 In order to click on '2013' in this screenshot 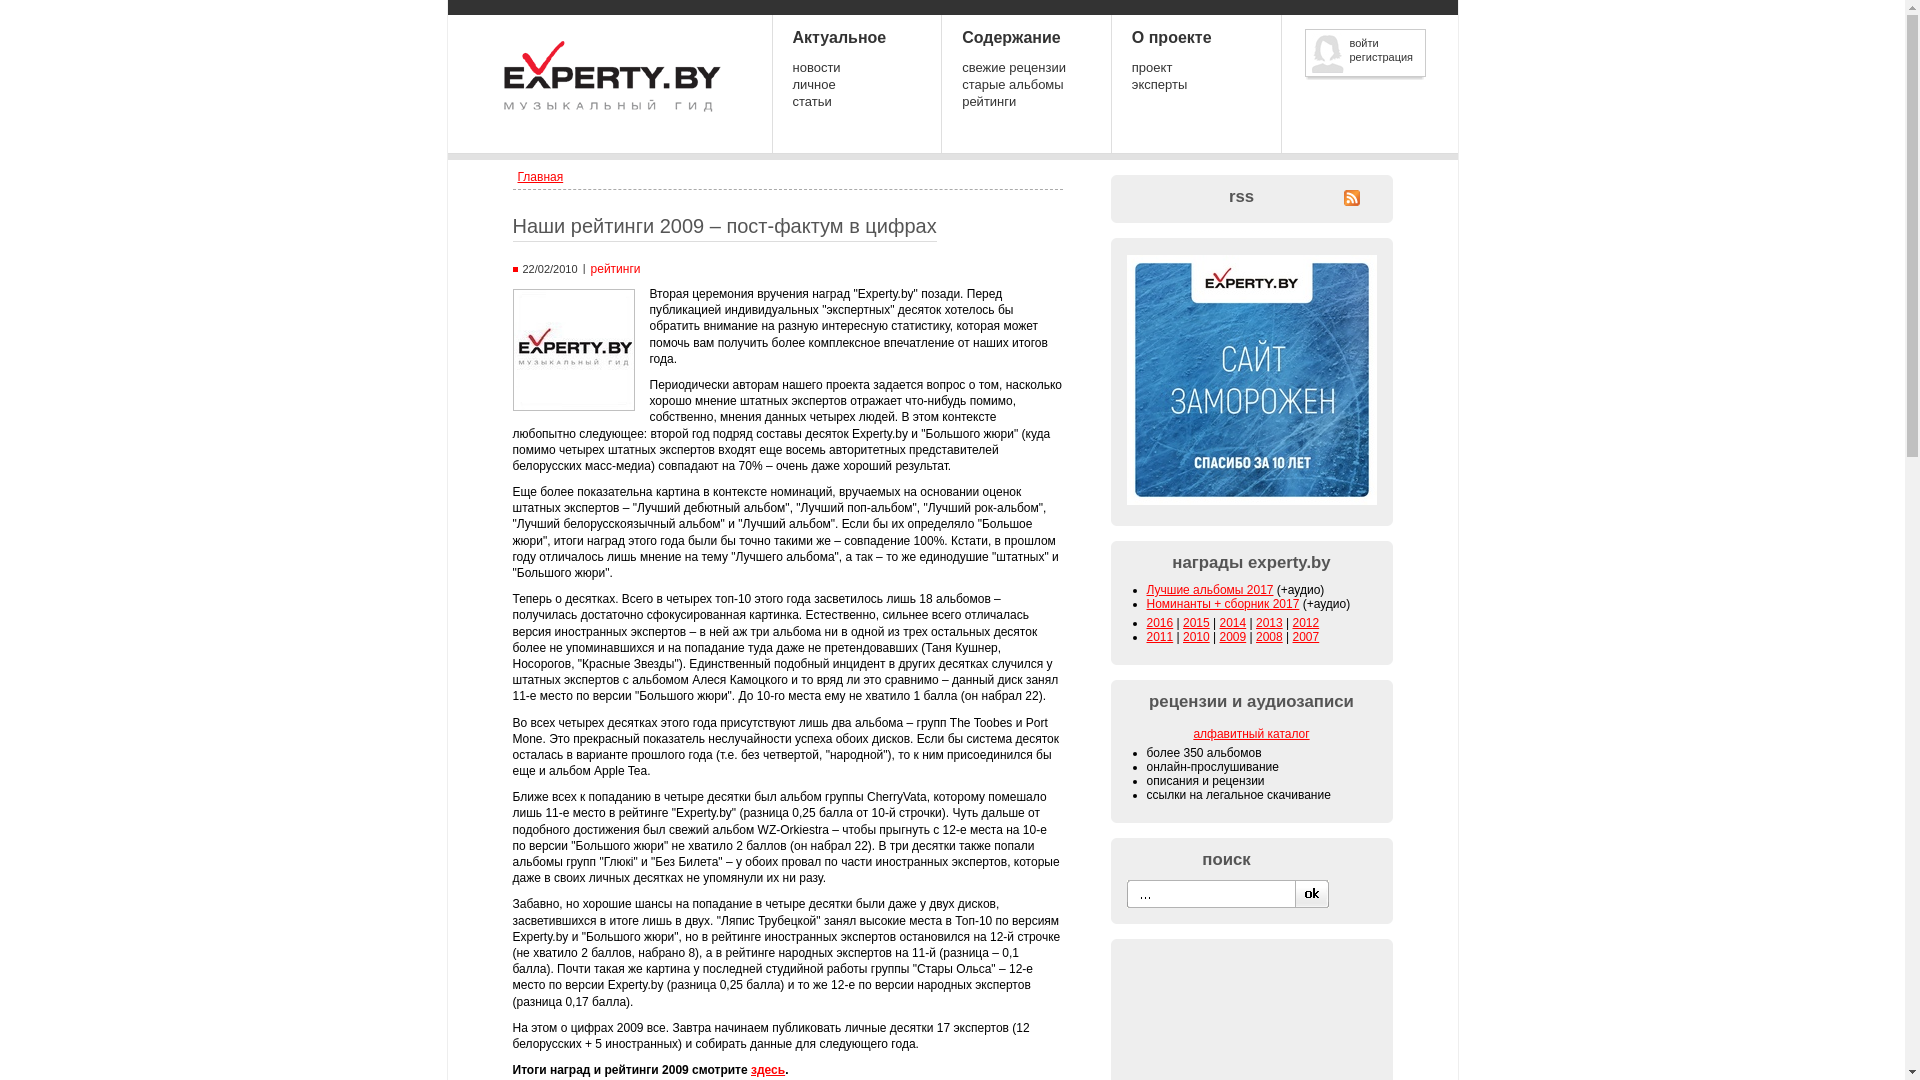, I will do `click(1268, 622)`.